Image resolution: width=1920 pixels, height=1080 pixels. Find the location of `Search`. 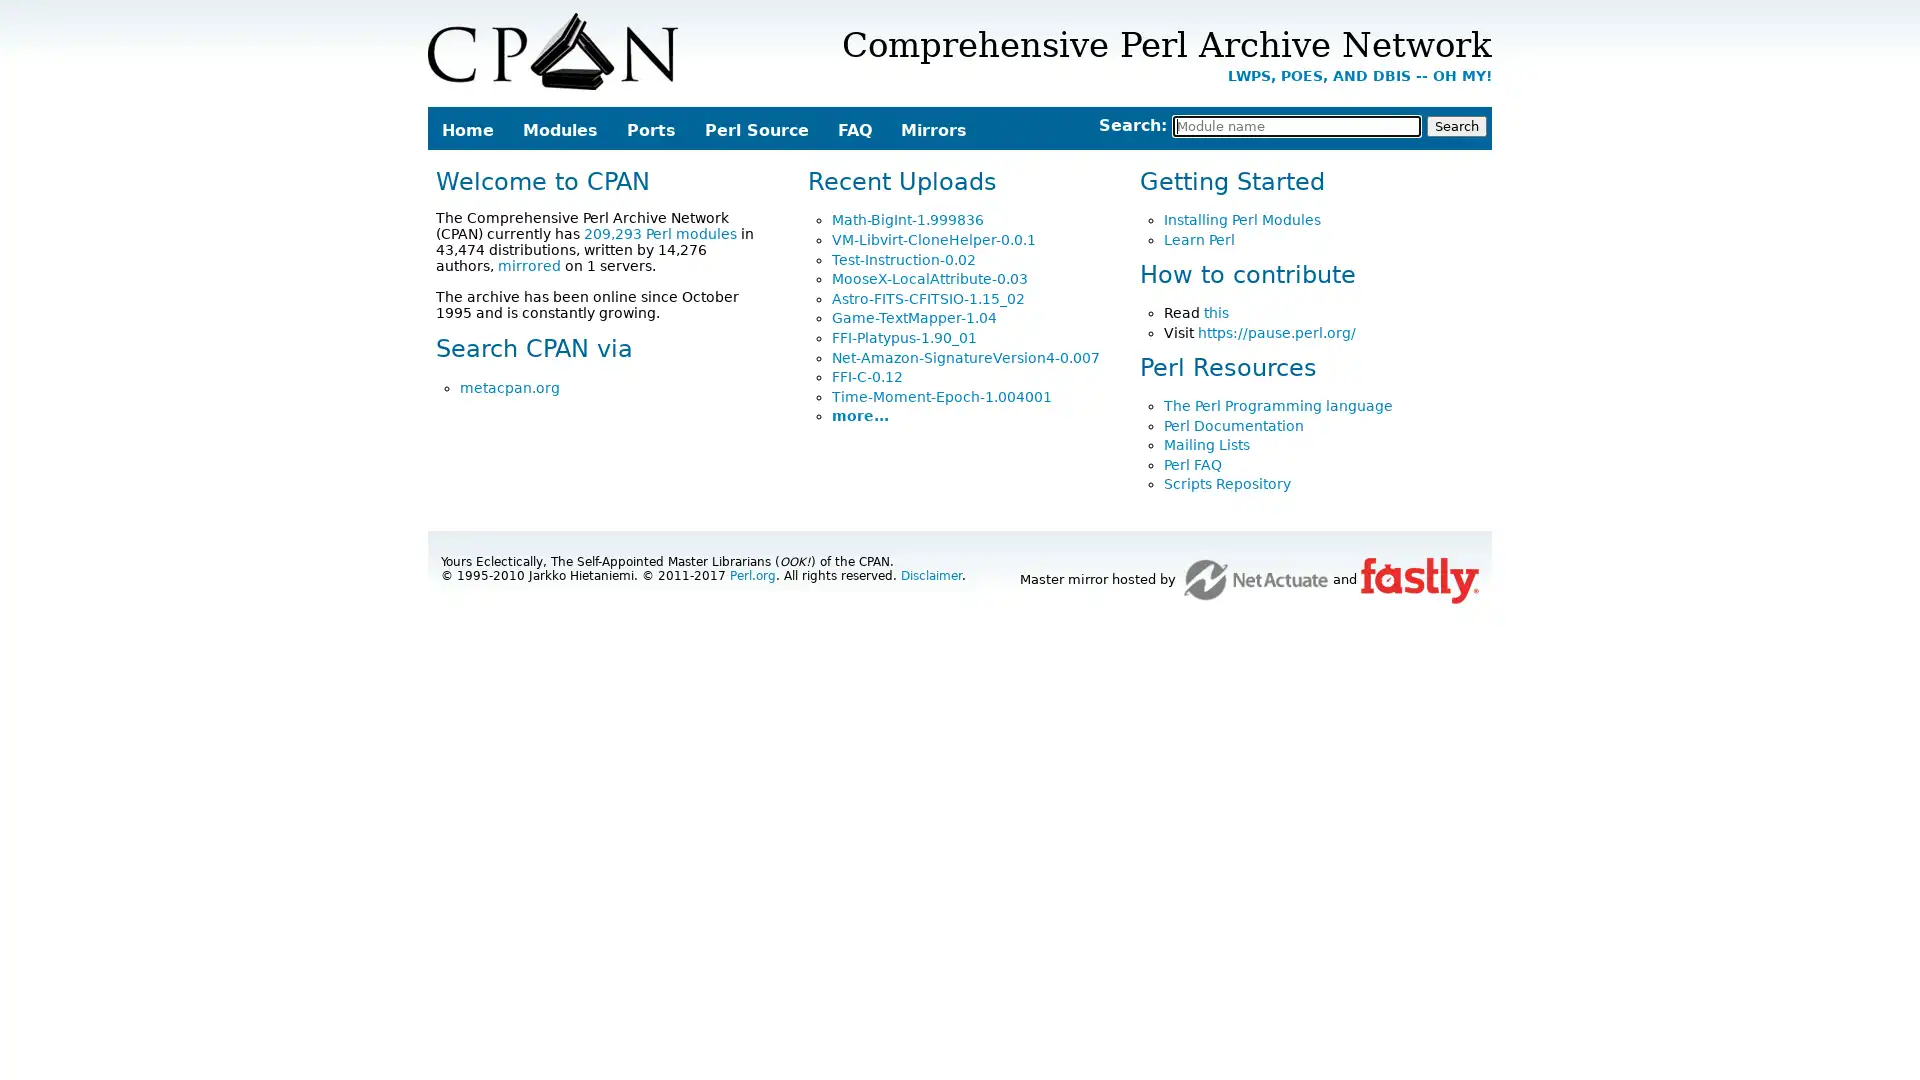

Search is located at coordinates (1457, 126).